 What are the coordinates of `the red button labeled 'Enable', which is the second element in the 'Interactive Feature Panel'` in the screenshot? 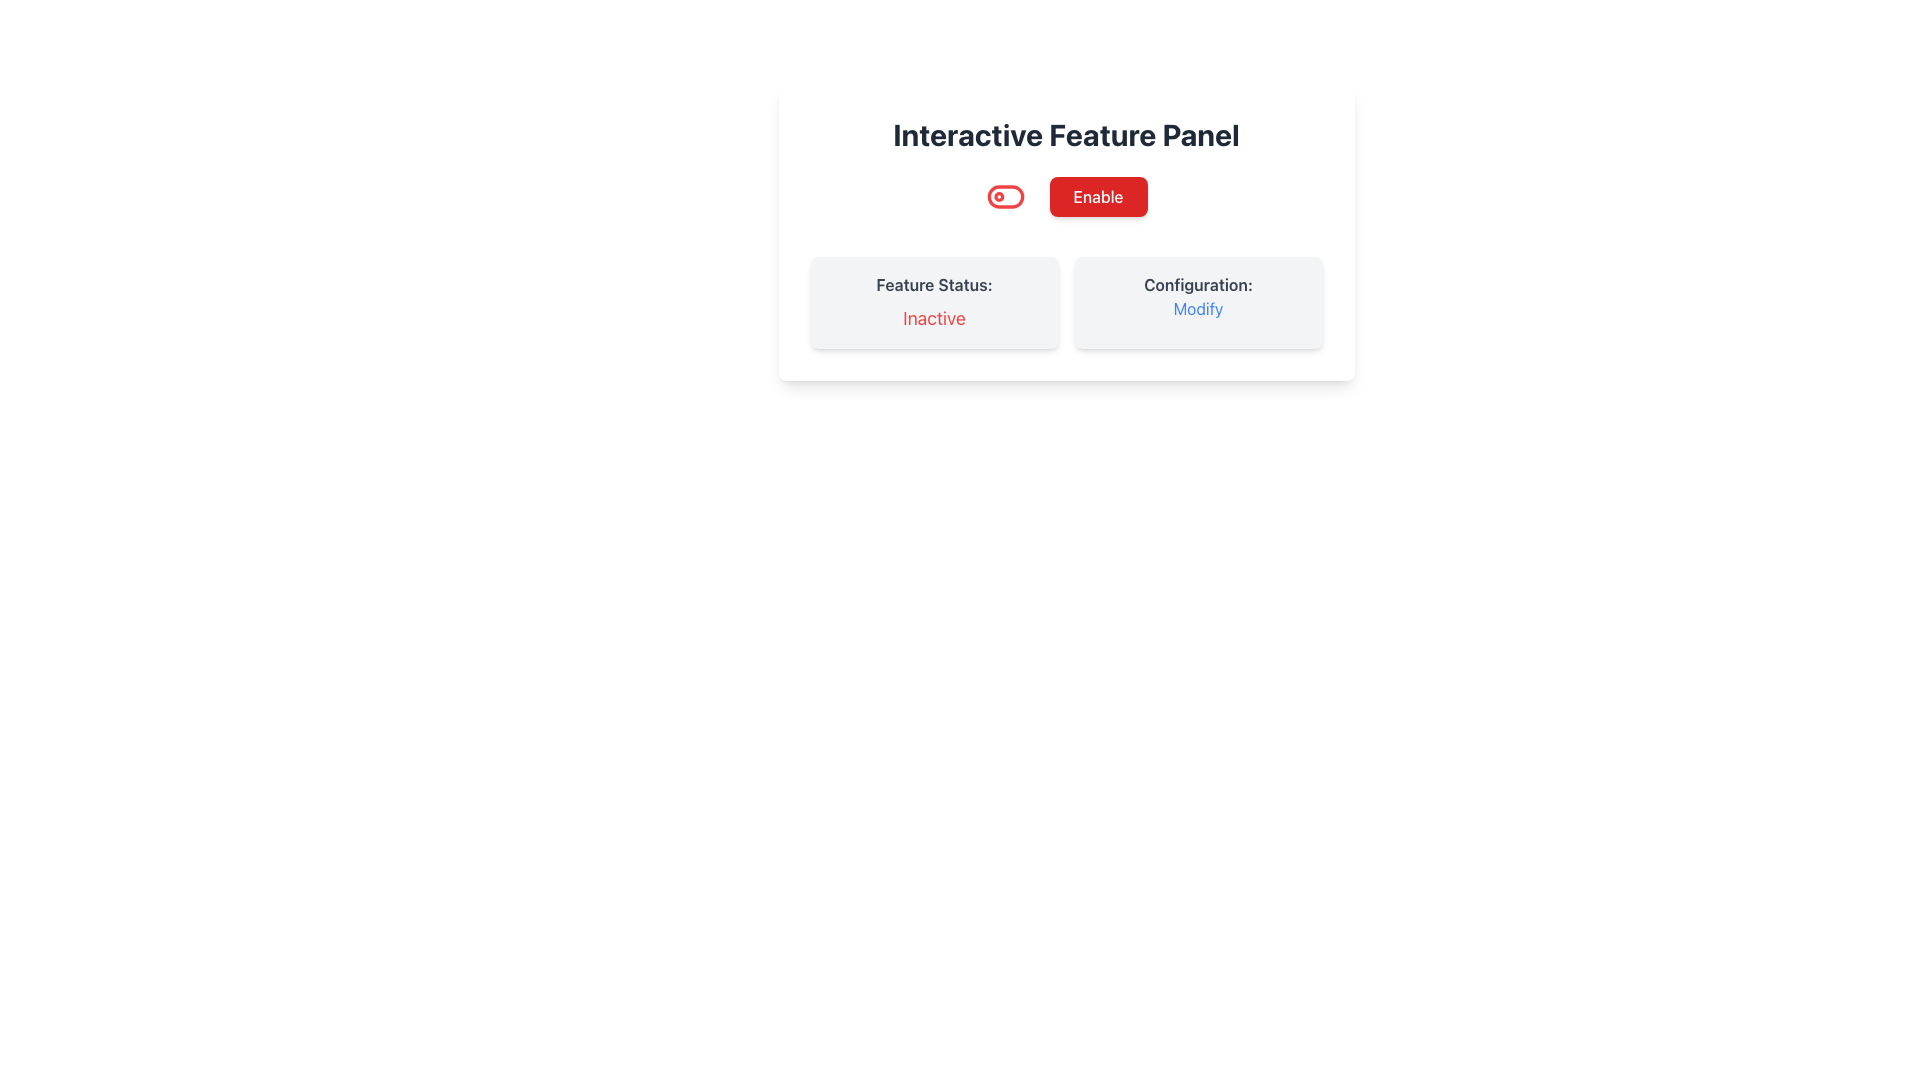 It's located at (1065, 196).